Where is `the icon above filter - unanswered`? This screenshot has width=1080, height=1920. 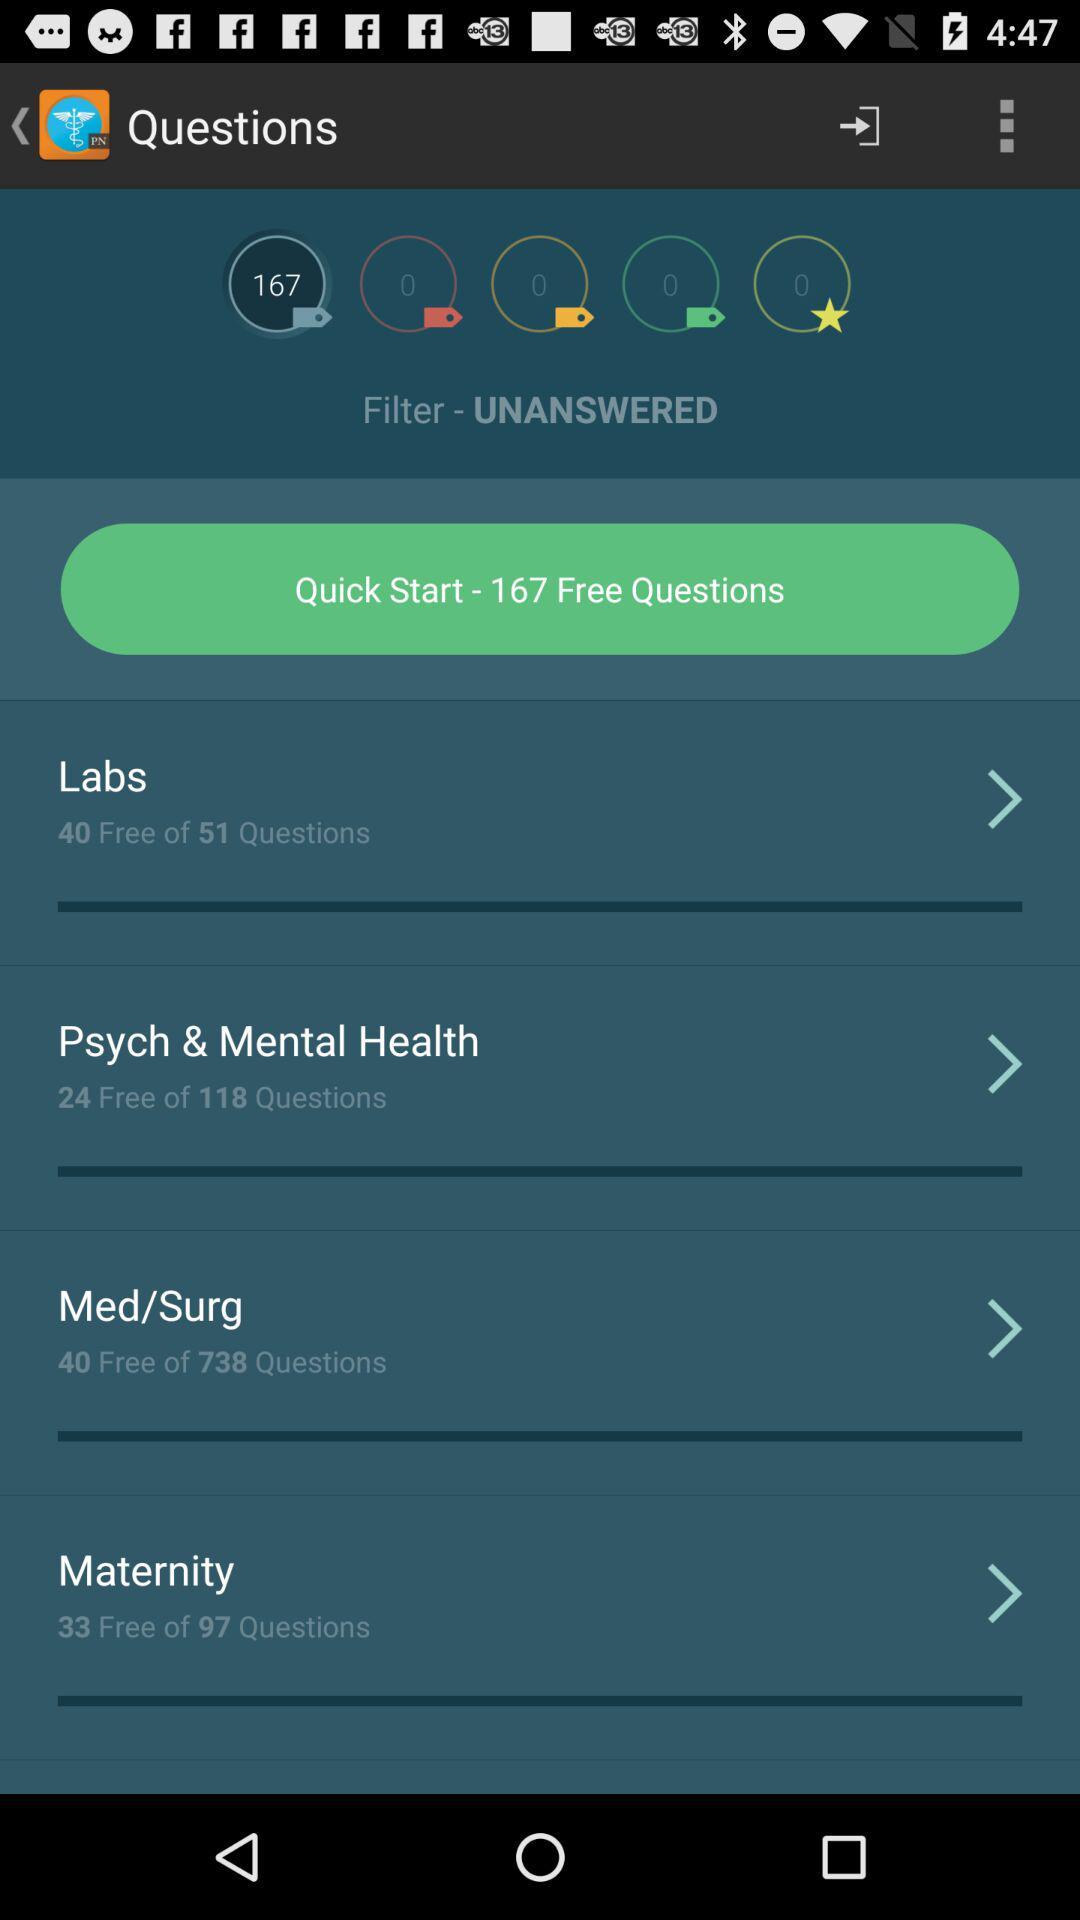 the icon above filter - unanswered is located at coordinates (1006, 124).